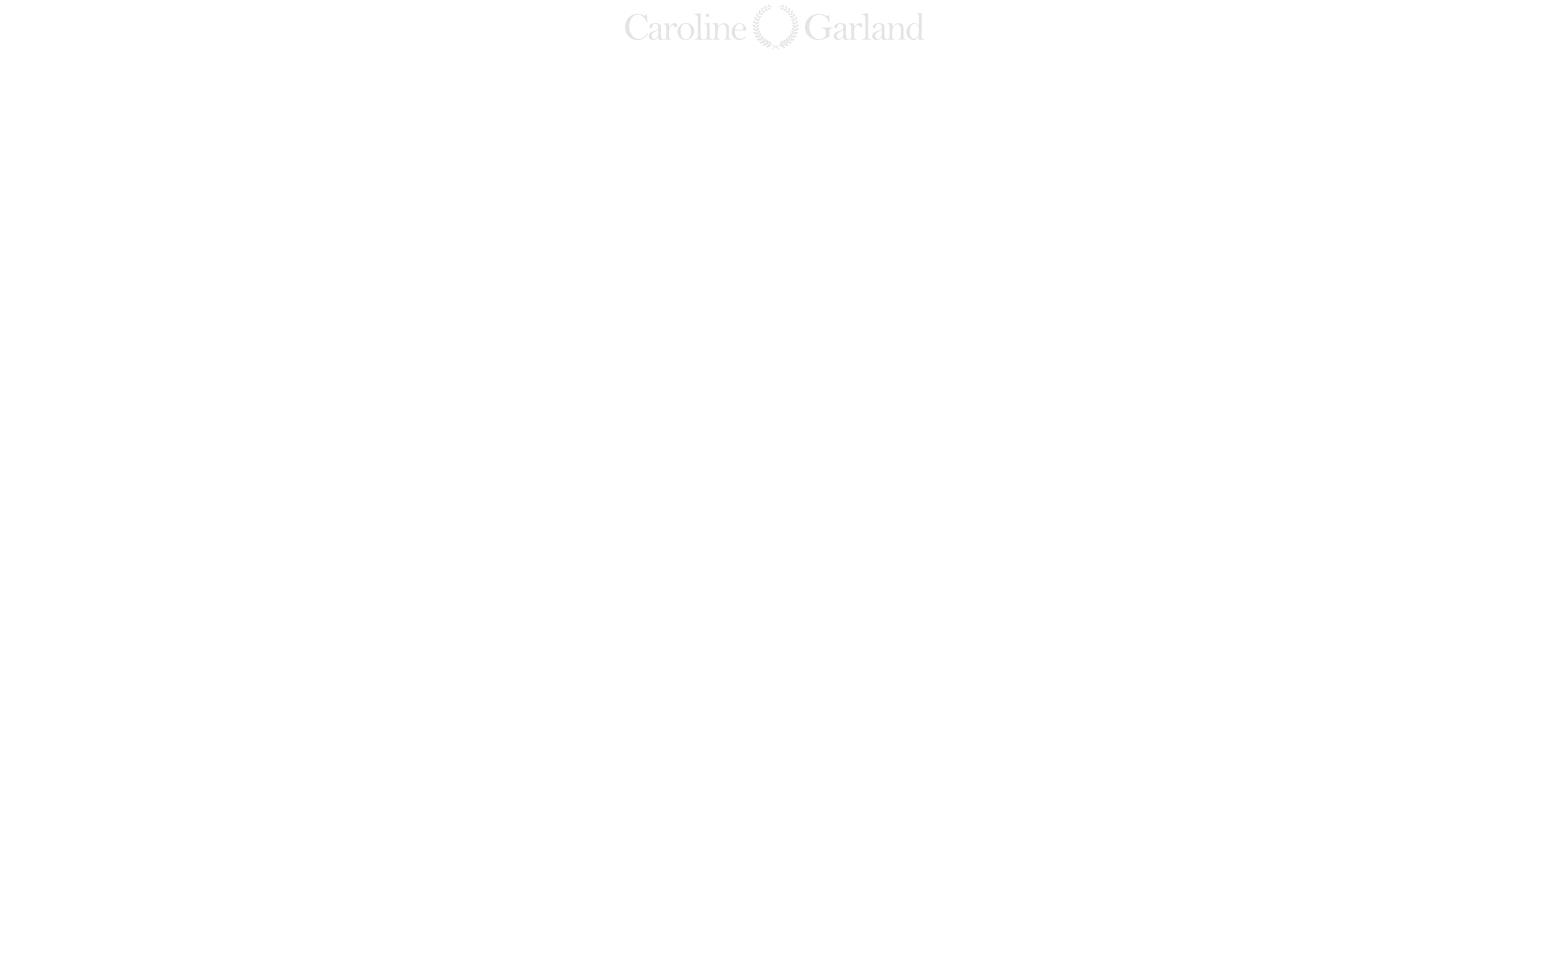  I want to click on 'Bahsegel', so click(1173, 150).